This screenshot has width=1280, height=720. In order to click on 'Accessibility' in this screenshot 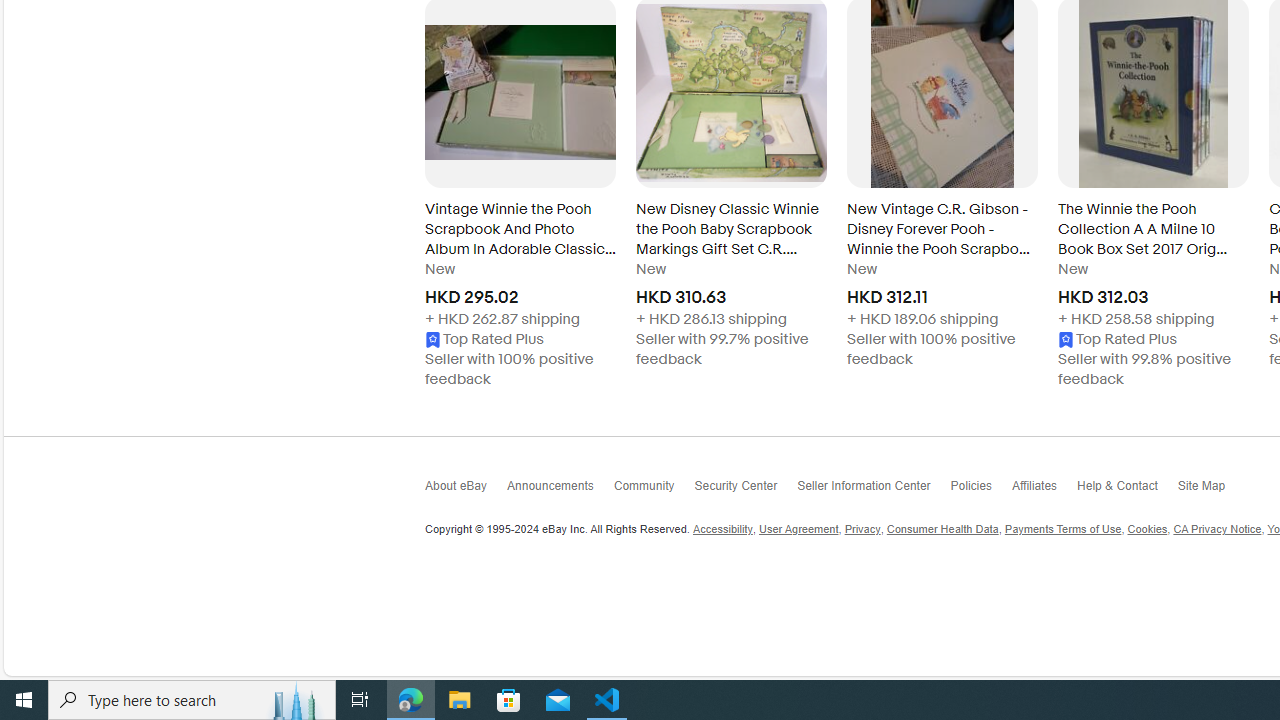, I will do `click(721, 528)`.